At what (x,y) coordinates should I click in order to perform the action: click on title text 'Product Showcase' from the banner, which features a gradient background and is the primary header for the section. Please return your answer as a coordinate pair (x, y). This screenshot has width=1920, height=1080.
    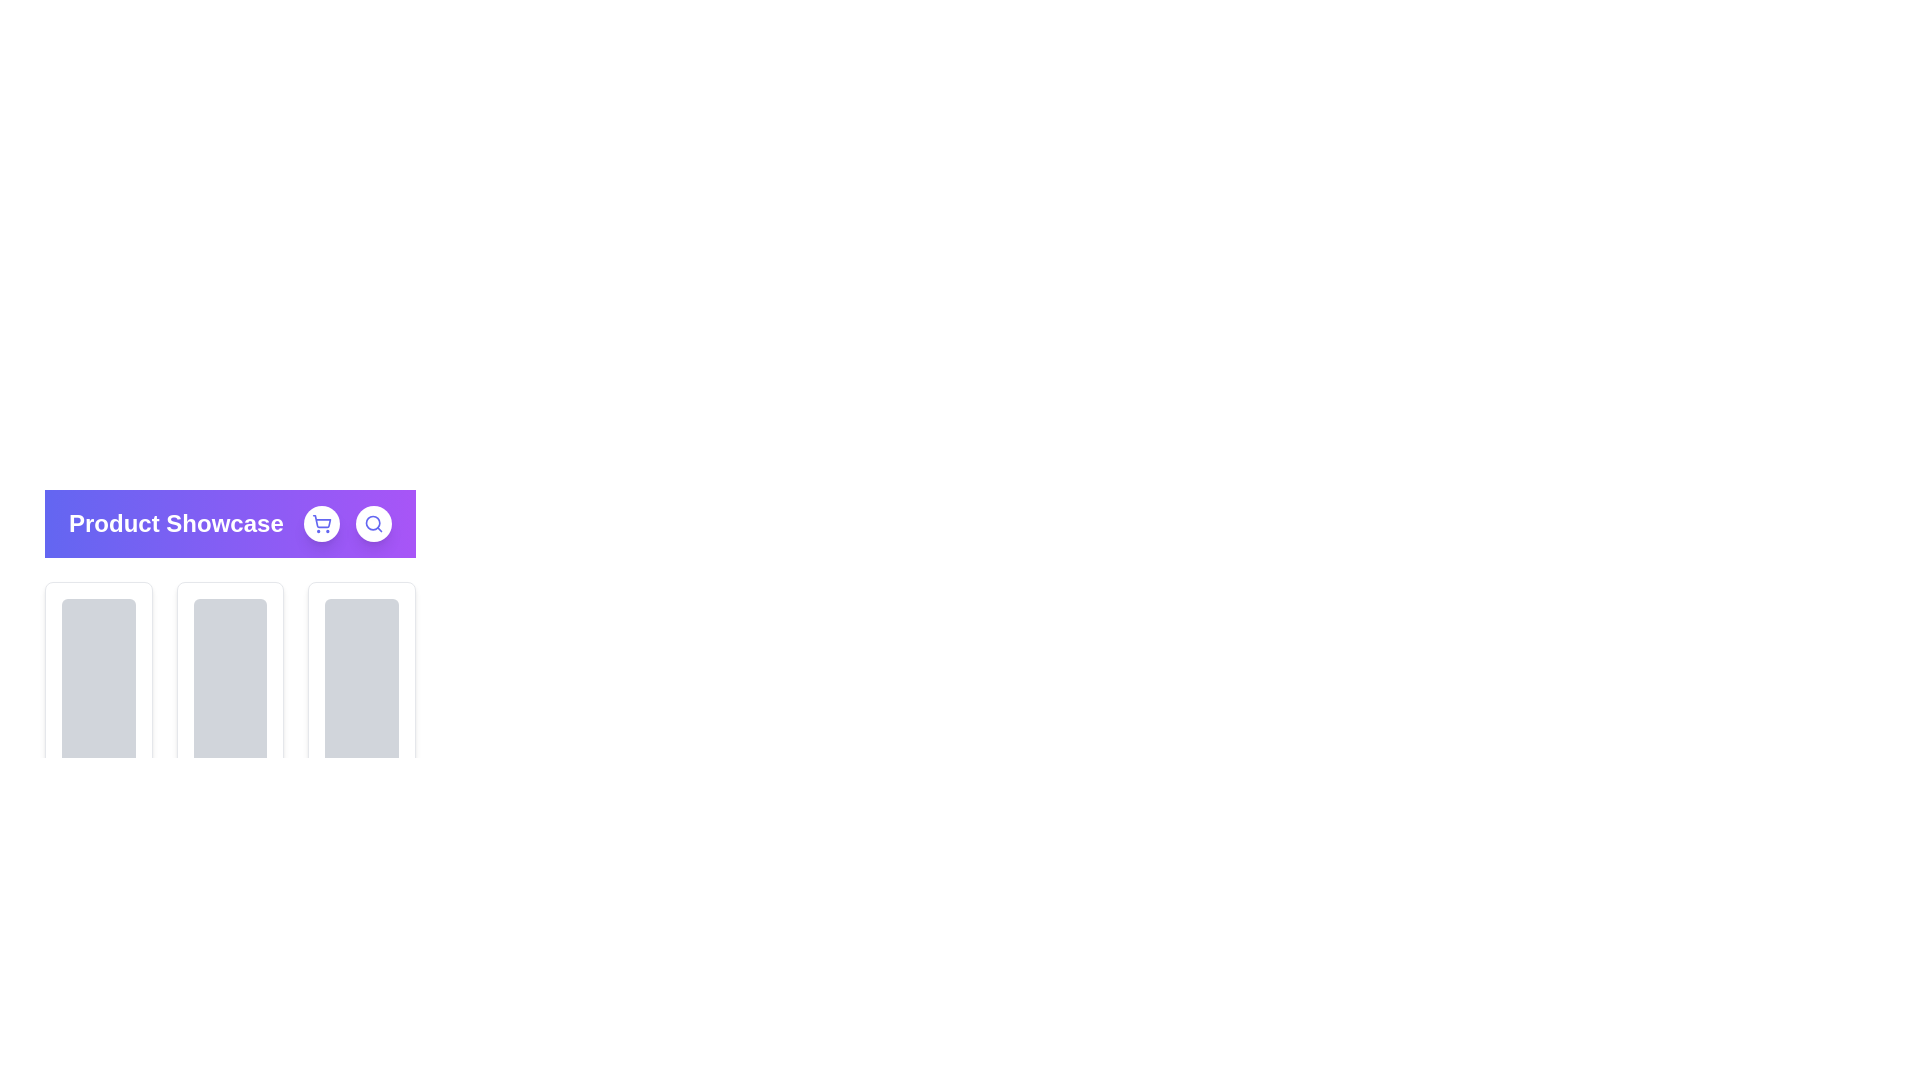
    Looking at the image, I should click on (230, 523).